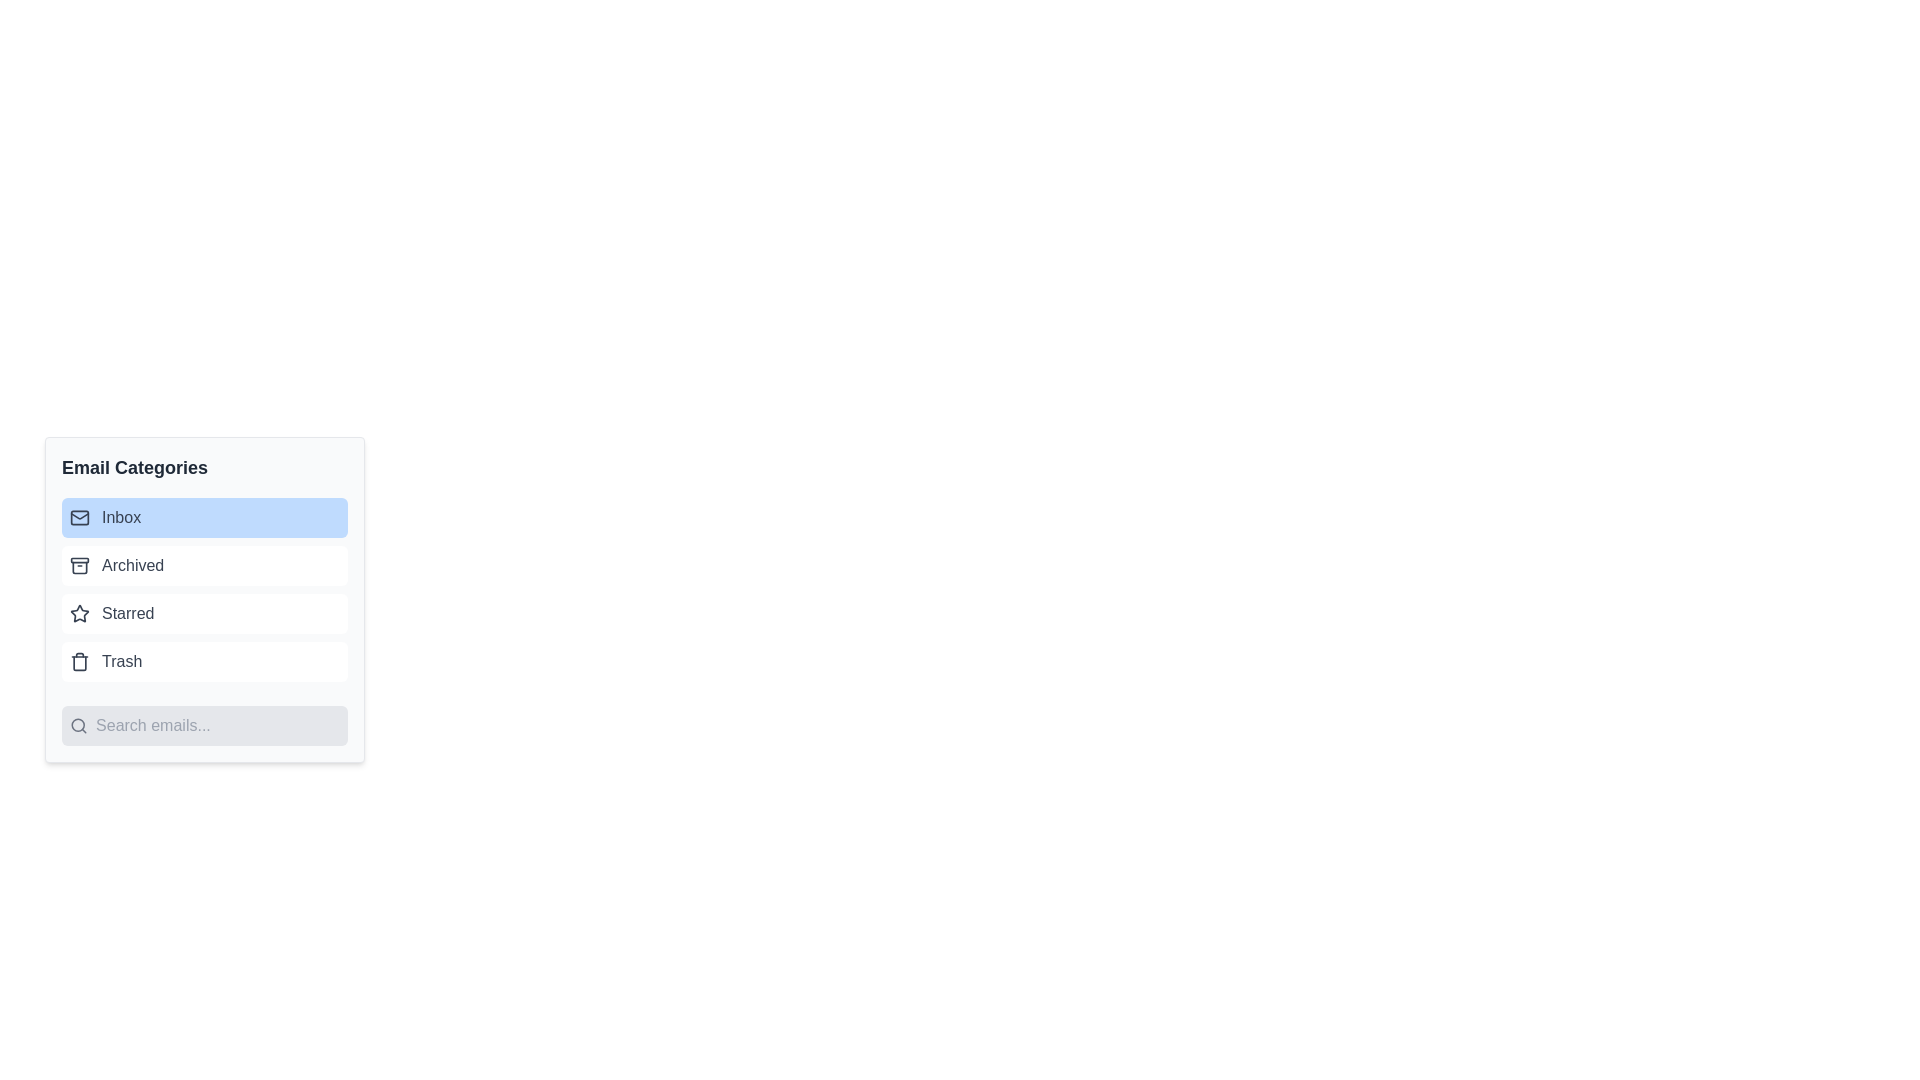 The width and height of the screenshot is (1920, 1080). What do you see at coordinates (205, 566) in the screenshot?
I see `the button corresponding to the category Archived` at bounding box center [205, 566].